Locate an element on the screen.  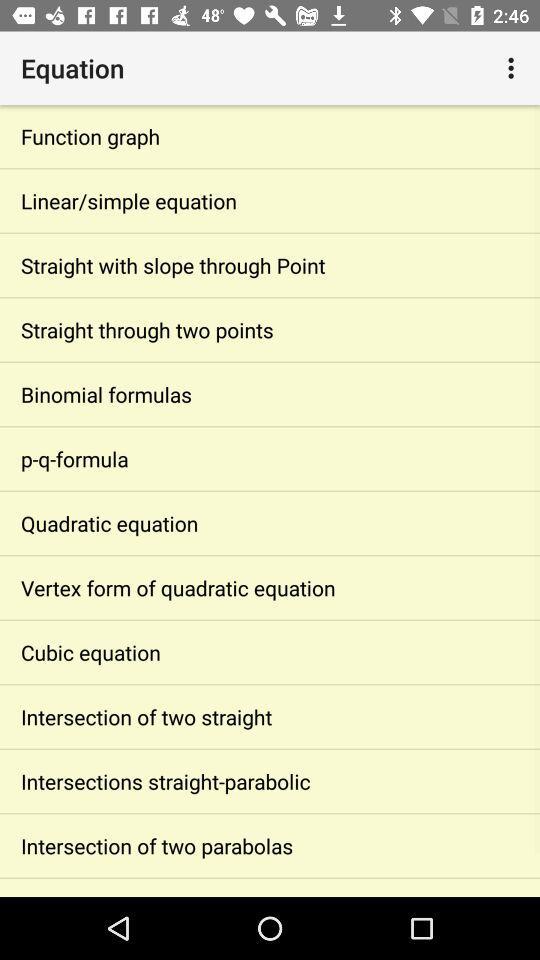
perpendicular bisector icon is located at coordinates (270, 887).